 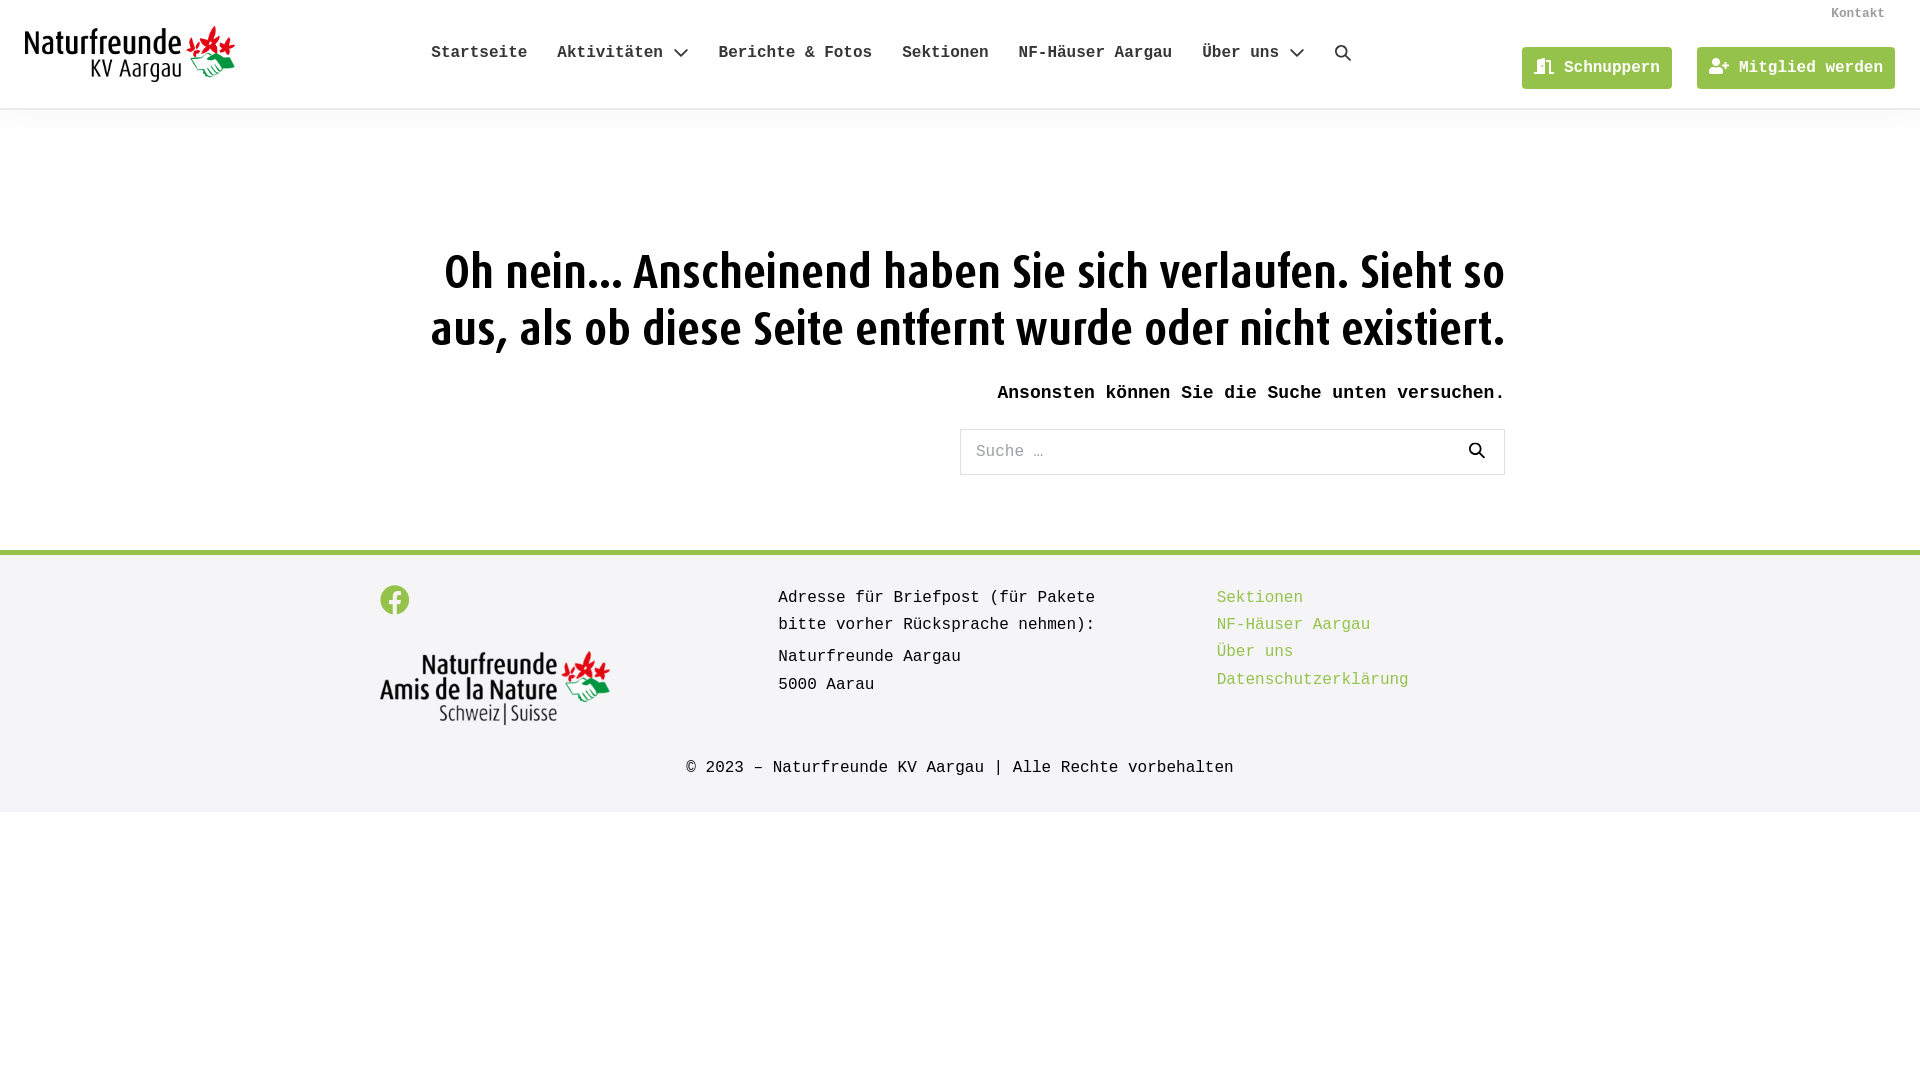 What do you see at coordinates (1795, 67) in the screenshot?
I see `'Mitglied werden'` at bounding box center [1795, 67].